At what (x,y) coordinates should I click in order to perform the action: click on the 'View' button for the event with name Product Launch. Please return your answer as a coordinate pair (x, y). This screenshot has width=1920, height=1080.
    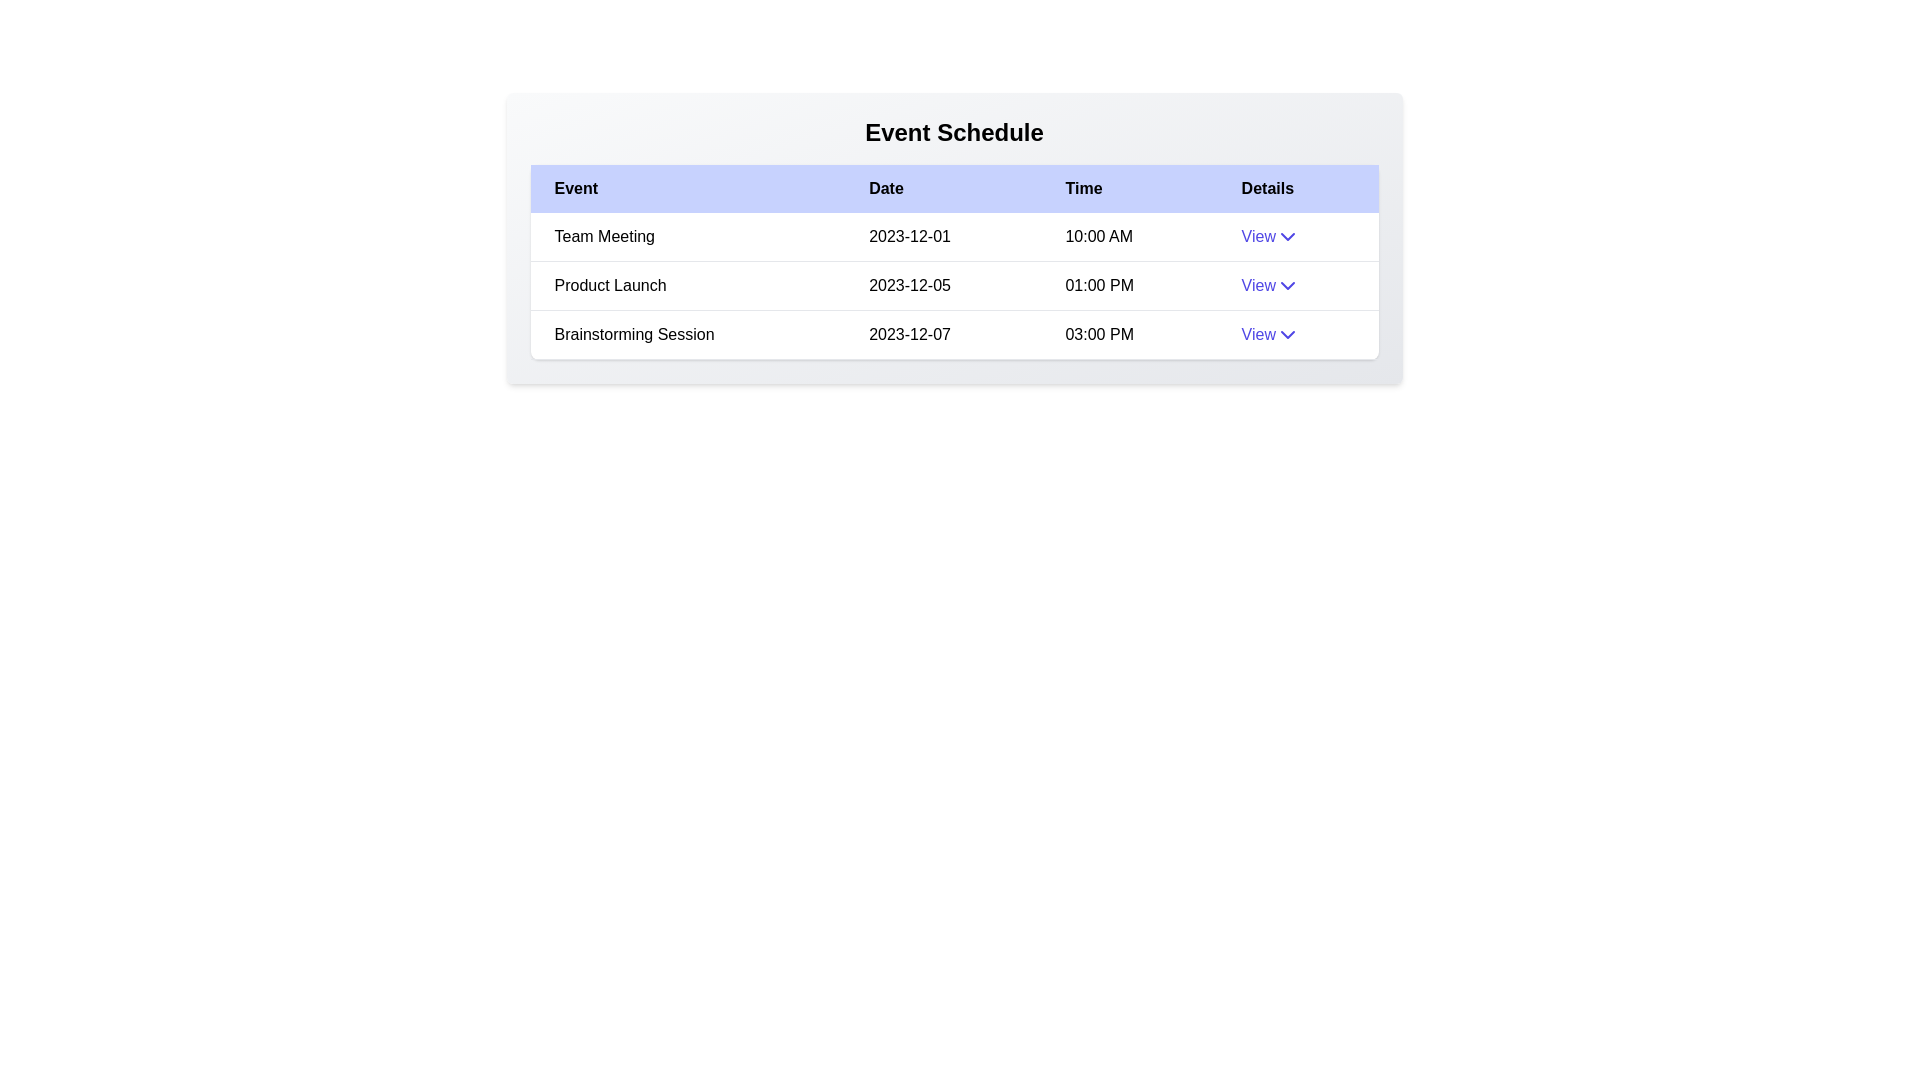
    Looking at the image, I should click on (1269, 285).